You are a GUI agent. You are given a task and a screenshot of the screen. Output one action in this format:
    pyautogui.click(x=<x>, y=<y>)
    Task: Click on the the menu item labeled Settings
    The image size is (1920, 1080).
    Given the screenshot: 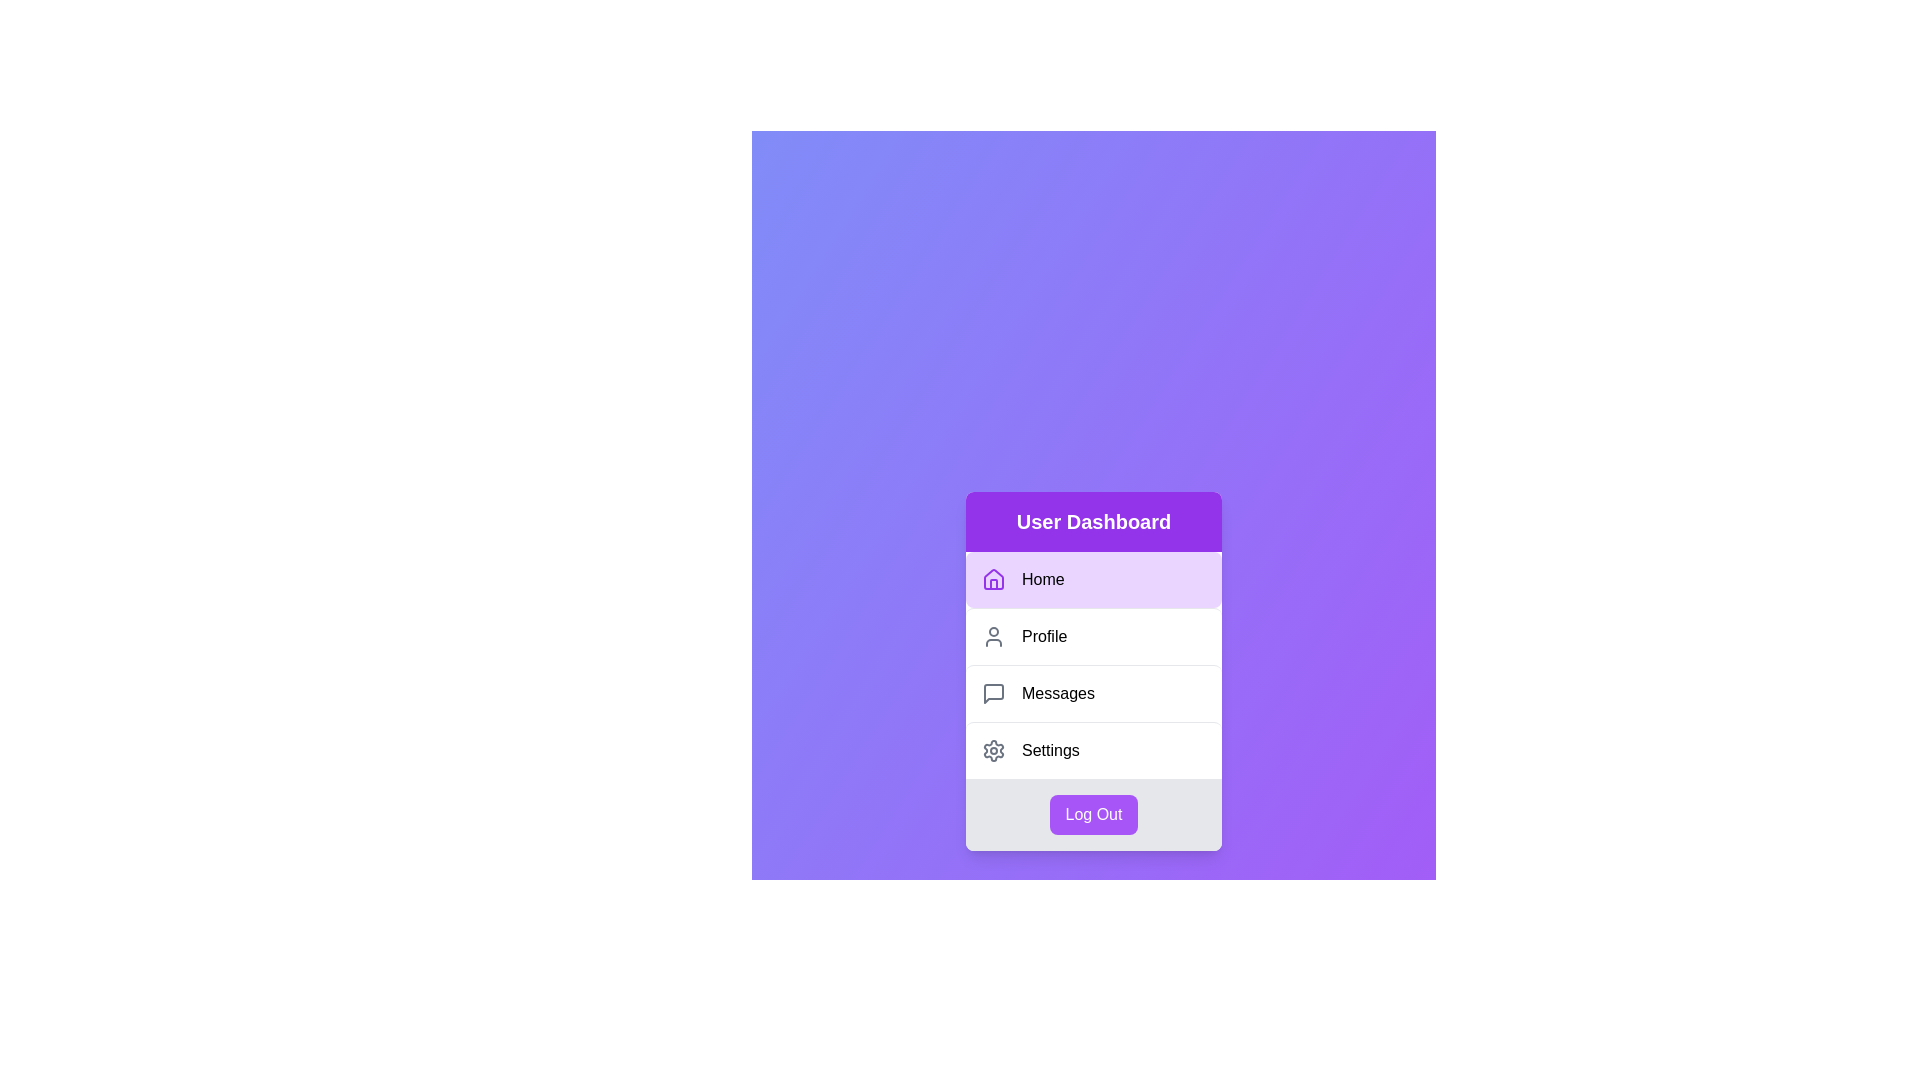 What is the action you would take?
    pyautogui.click(x=1093, y=749)
    